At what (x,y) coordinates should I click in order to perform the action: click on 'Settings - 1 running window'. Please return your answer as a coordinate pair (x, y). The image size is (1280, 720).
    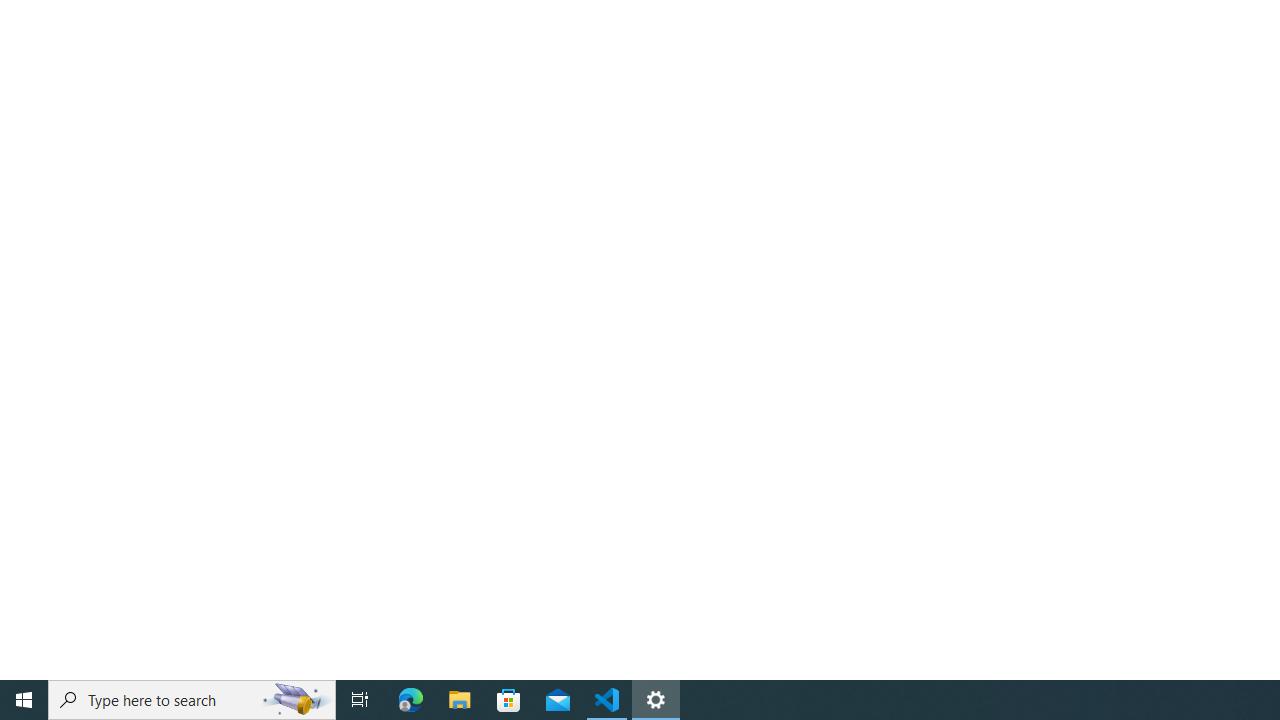
    Looking at the image, I should click on (656, 698).